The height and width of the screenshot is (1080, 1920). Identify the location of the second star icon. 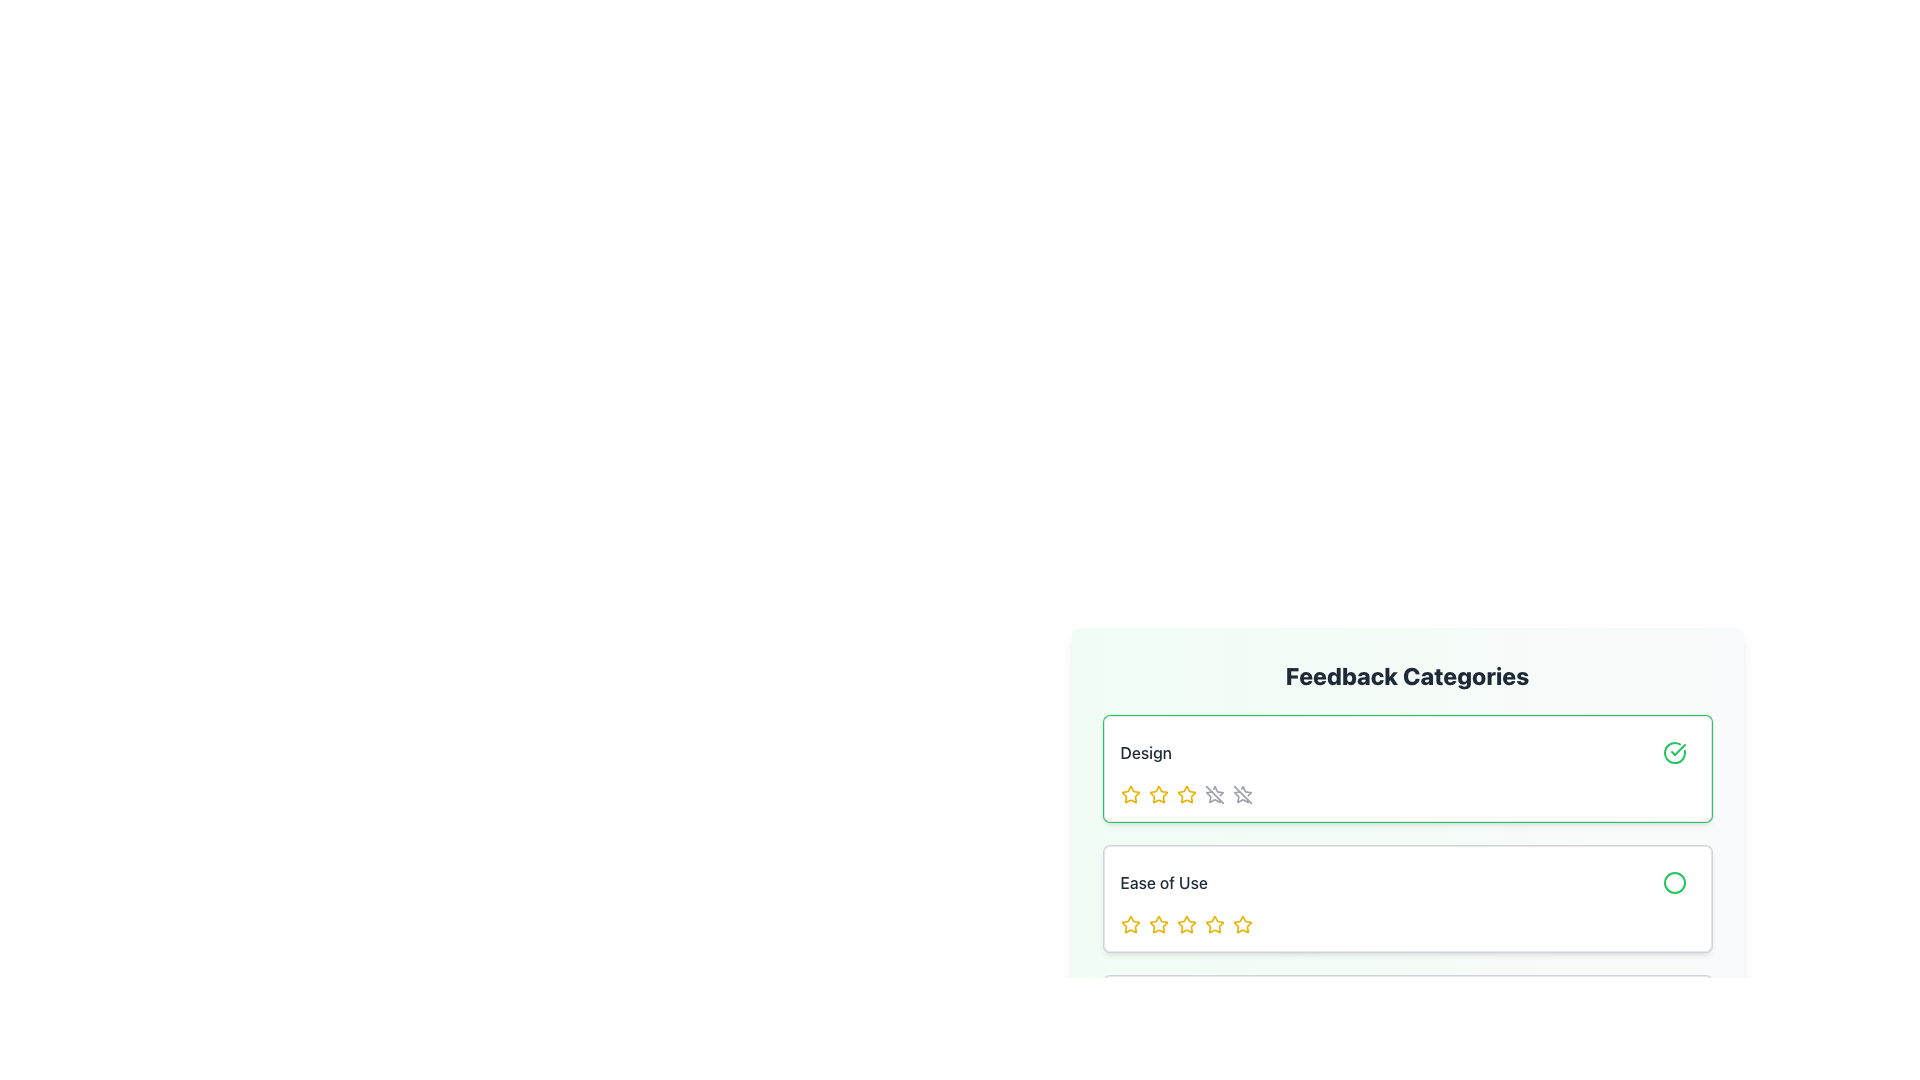
(1157, 793).